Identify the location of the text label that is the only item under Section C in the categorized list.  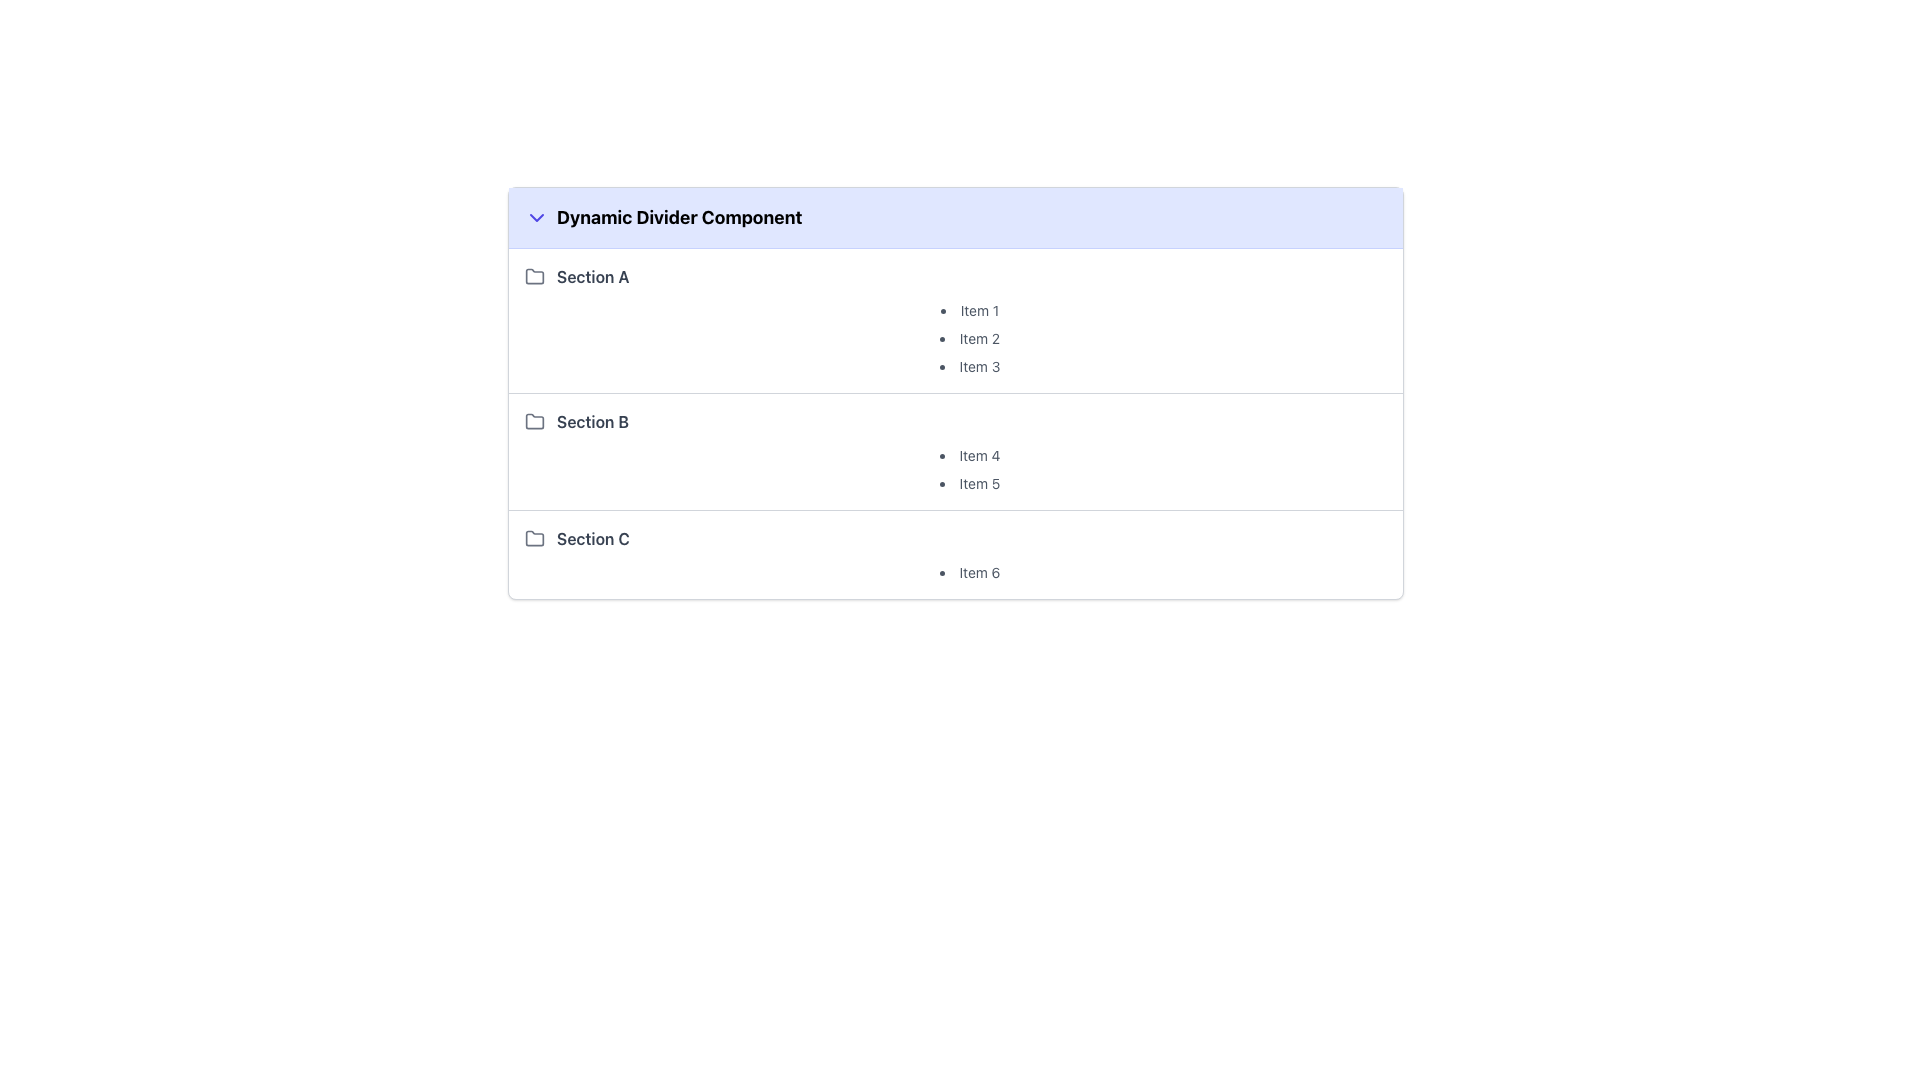
(969, 573).